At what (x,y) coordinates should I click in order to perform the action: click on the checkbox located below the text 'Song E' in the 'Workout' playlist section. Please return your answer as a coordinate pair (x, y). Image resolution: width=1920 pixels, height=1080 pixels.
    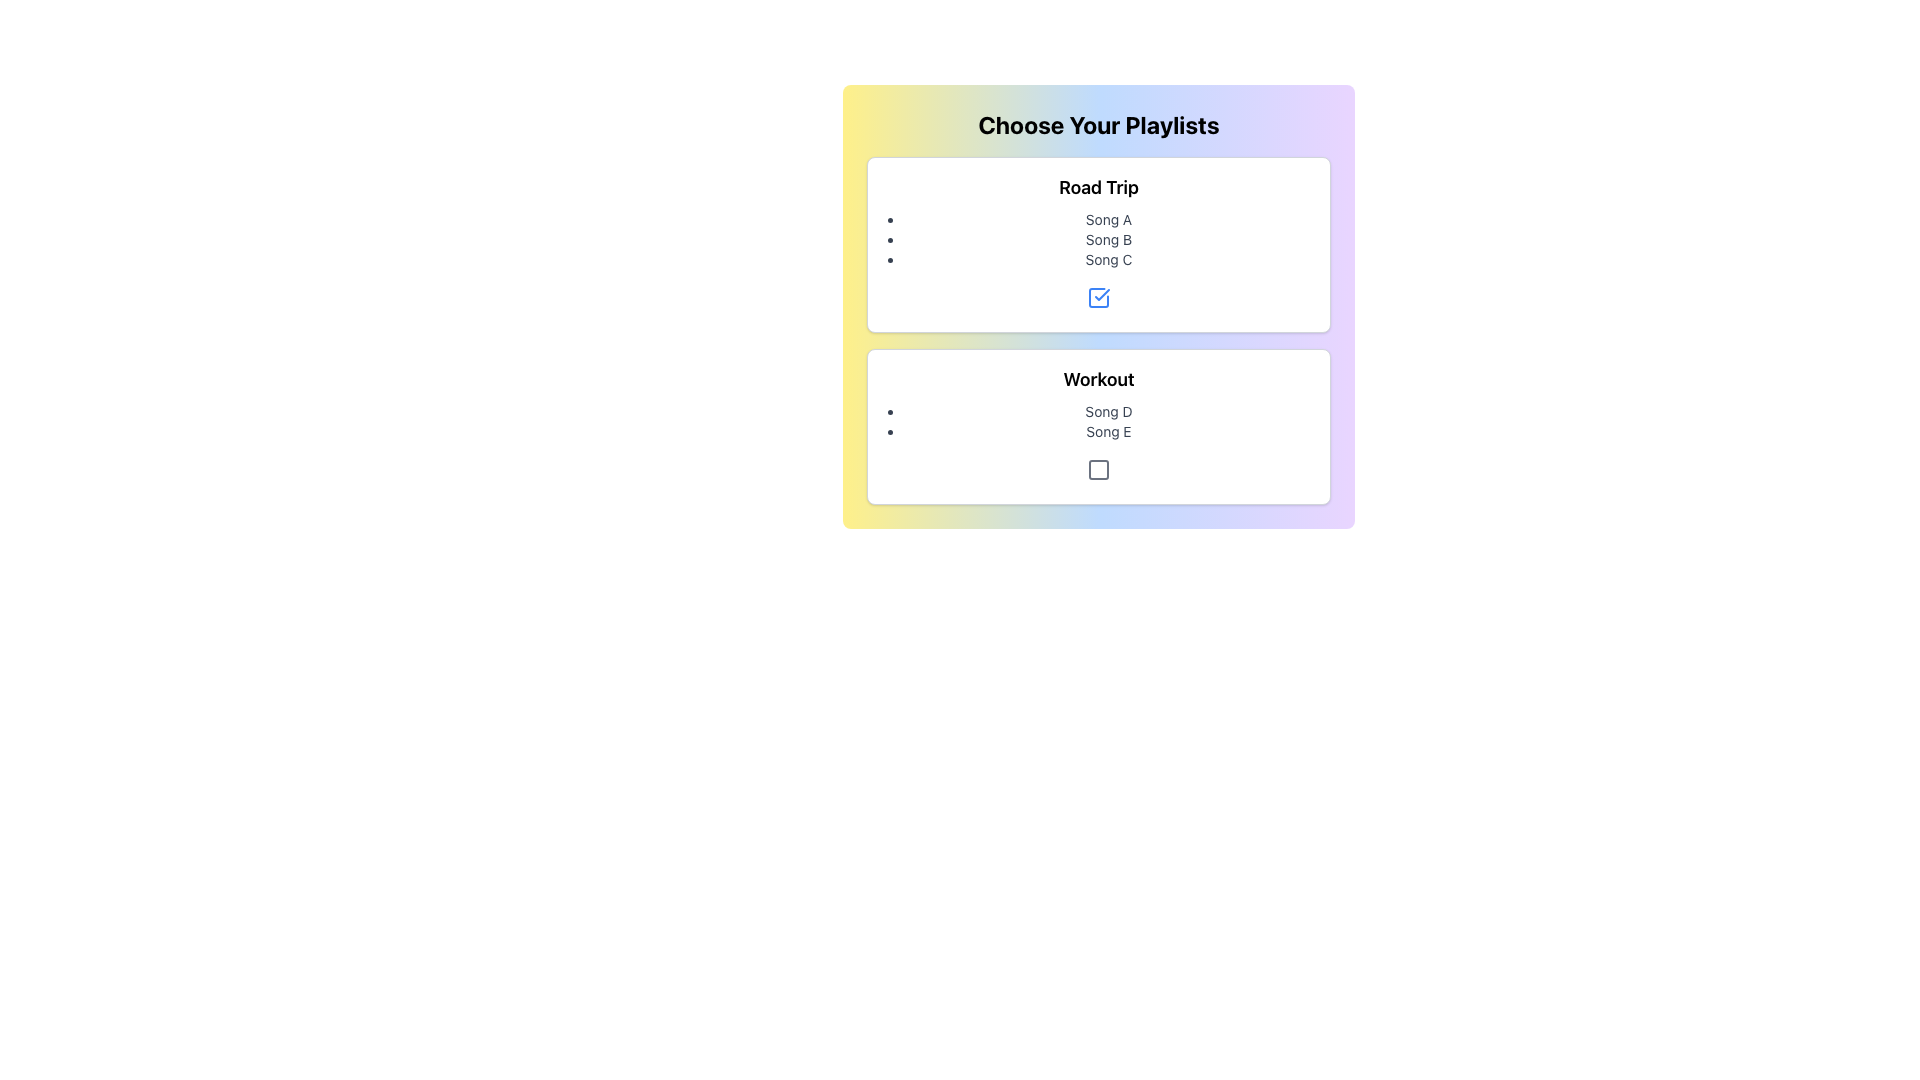
    Looking at the image, I should click on (1098, 470).